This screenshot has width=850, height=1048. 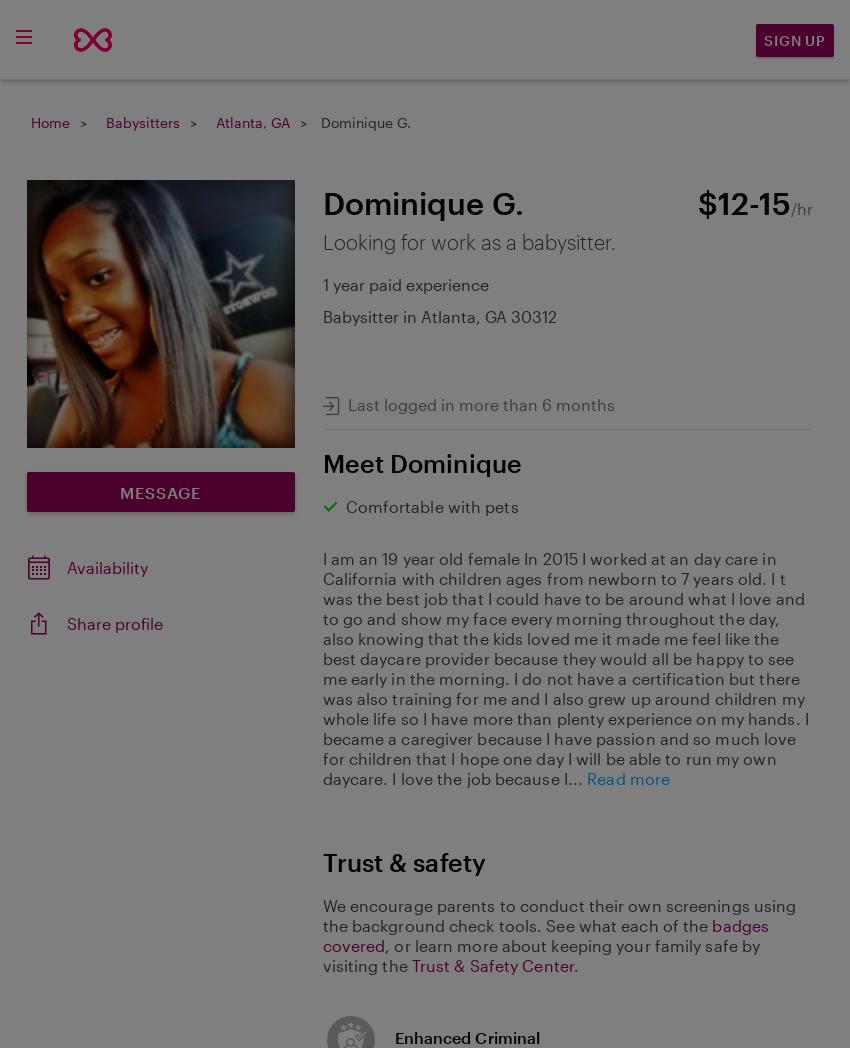 What do you see at coordinates (430, 505) in the screenshot?
I see `'Comfortable with pets'` at bounding box center [430, 505].